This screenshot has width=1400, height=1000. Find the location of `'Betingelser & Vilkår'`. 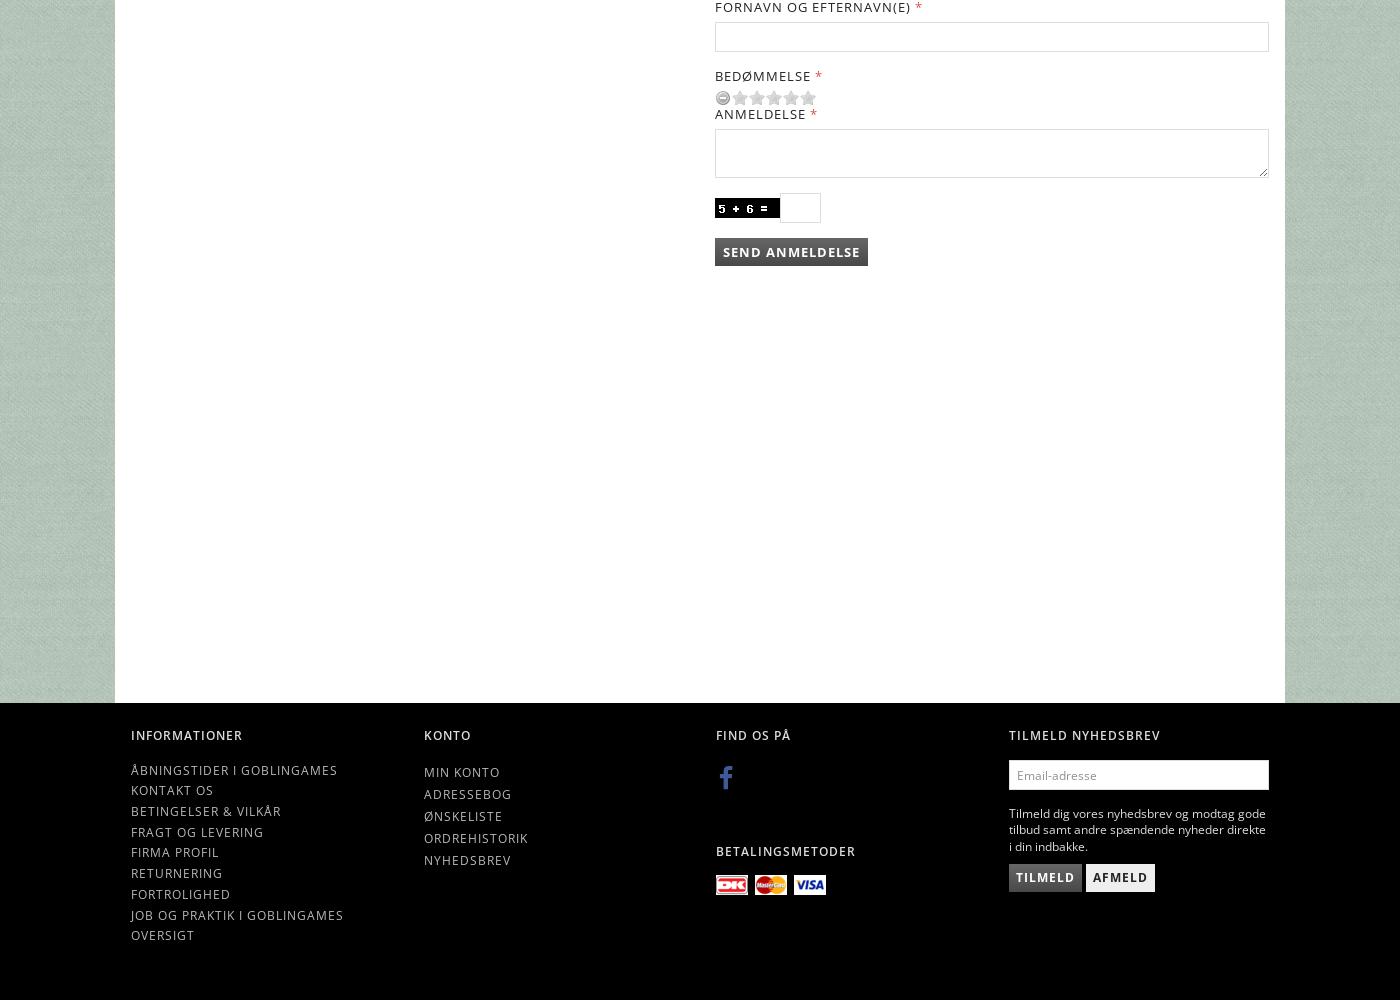

'Betingelser & Vilkår' is located at coordinates (205, 810).